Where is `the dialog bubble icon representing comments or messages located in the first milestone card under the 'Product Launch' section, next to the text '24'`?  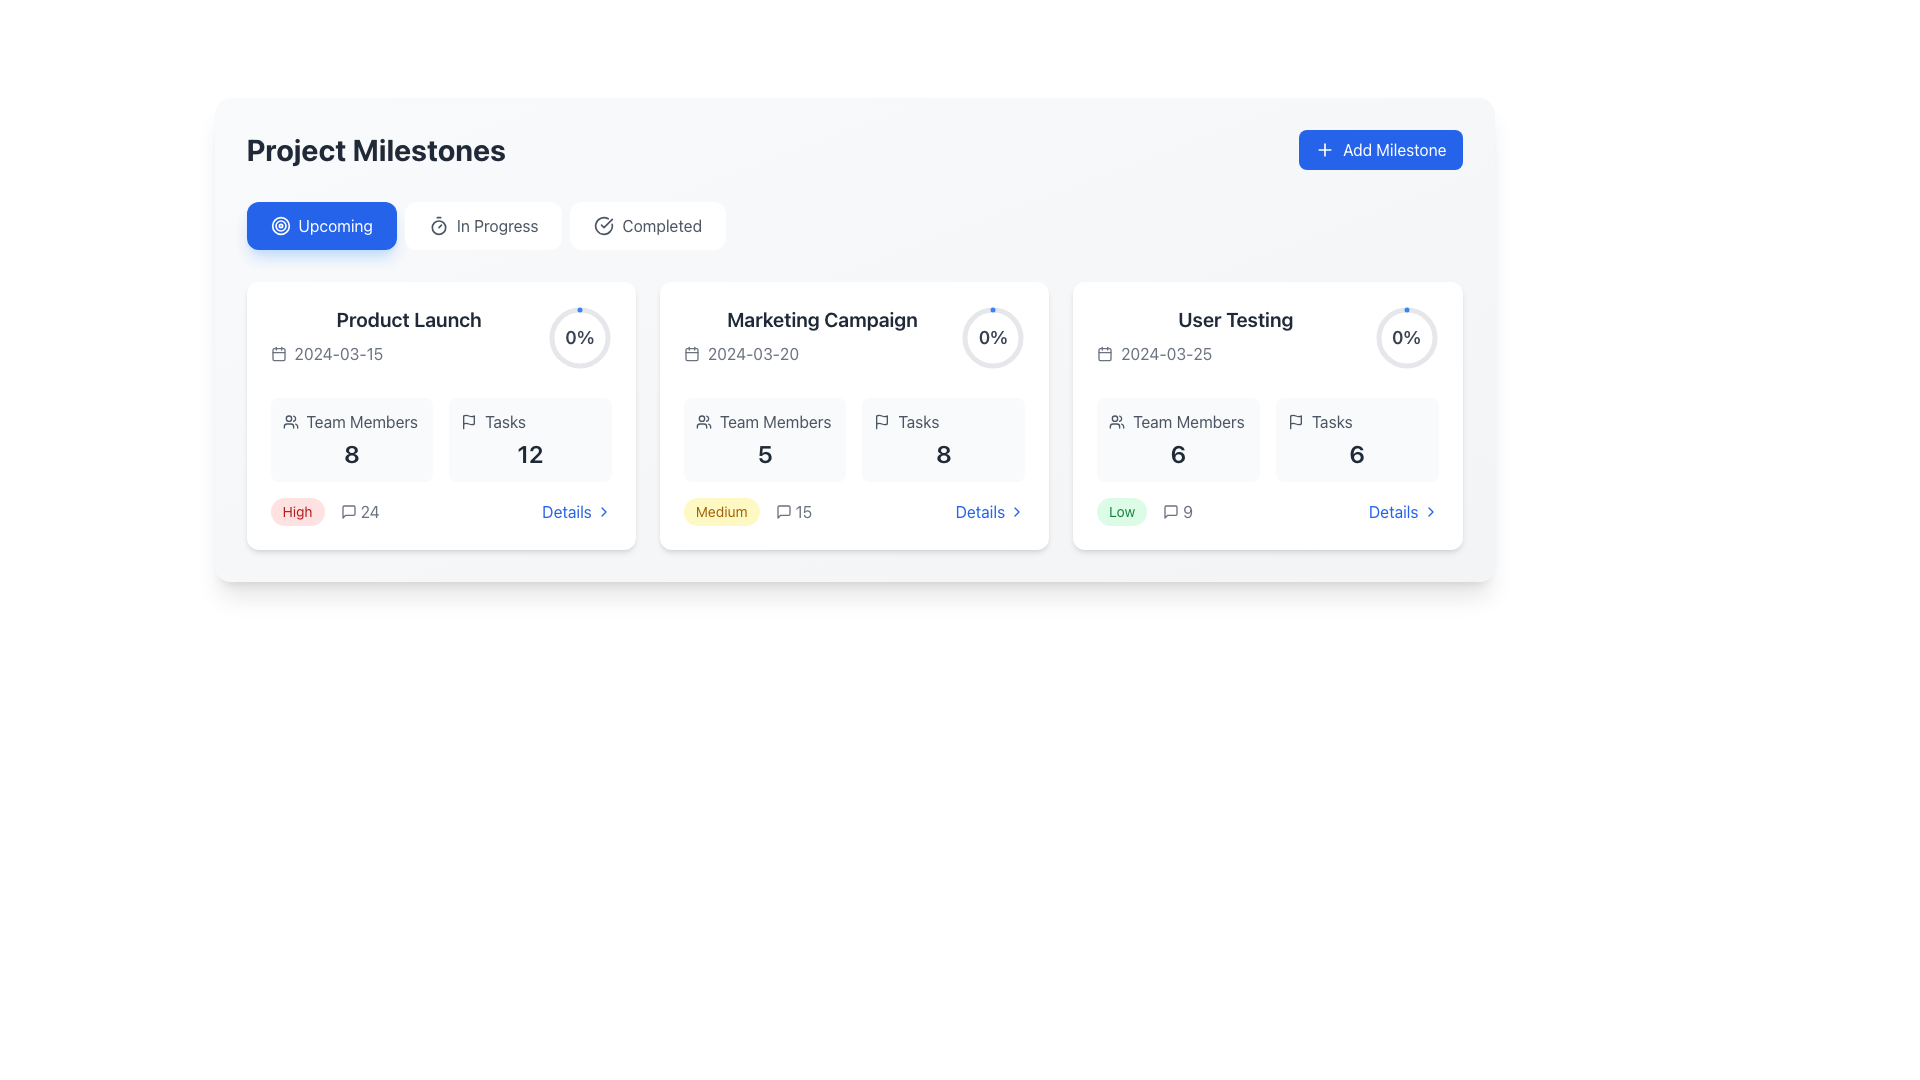
the dialog bubble icon representing comments or messages located in the first milestone card under the 'Product Launch' section, next to the text '24' is located at coordinates (348, 511).